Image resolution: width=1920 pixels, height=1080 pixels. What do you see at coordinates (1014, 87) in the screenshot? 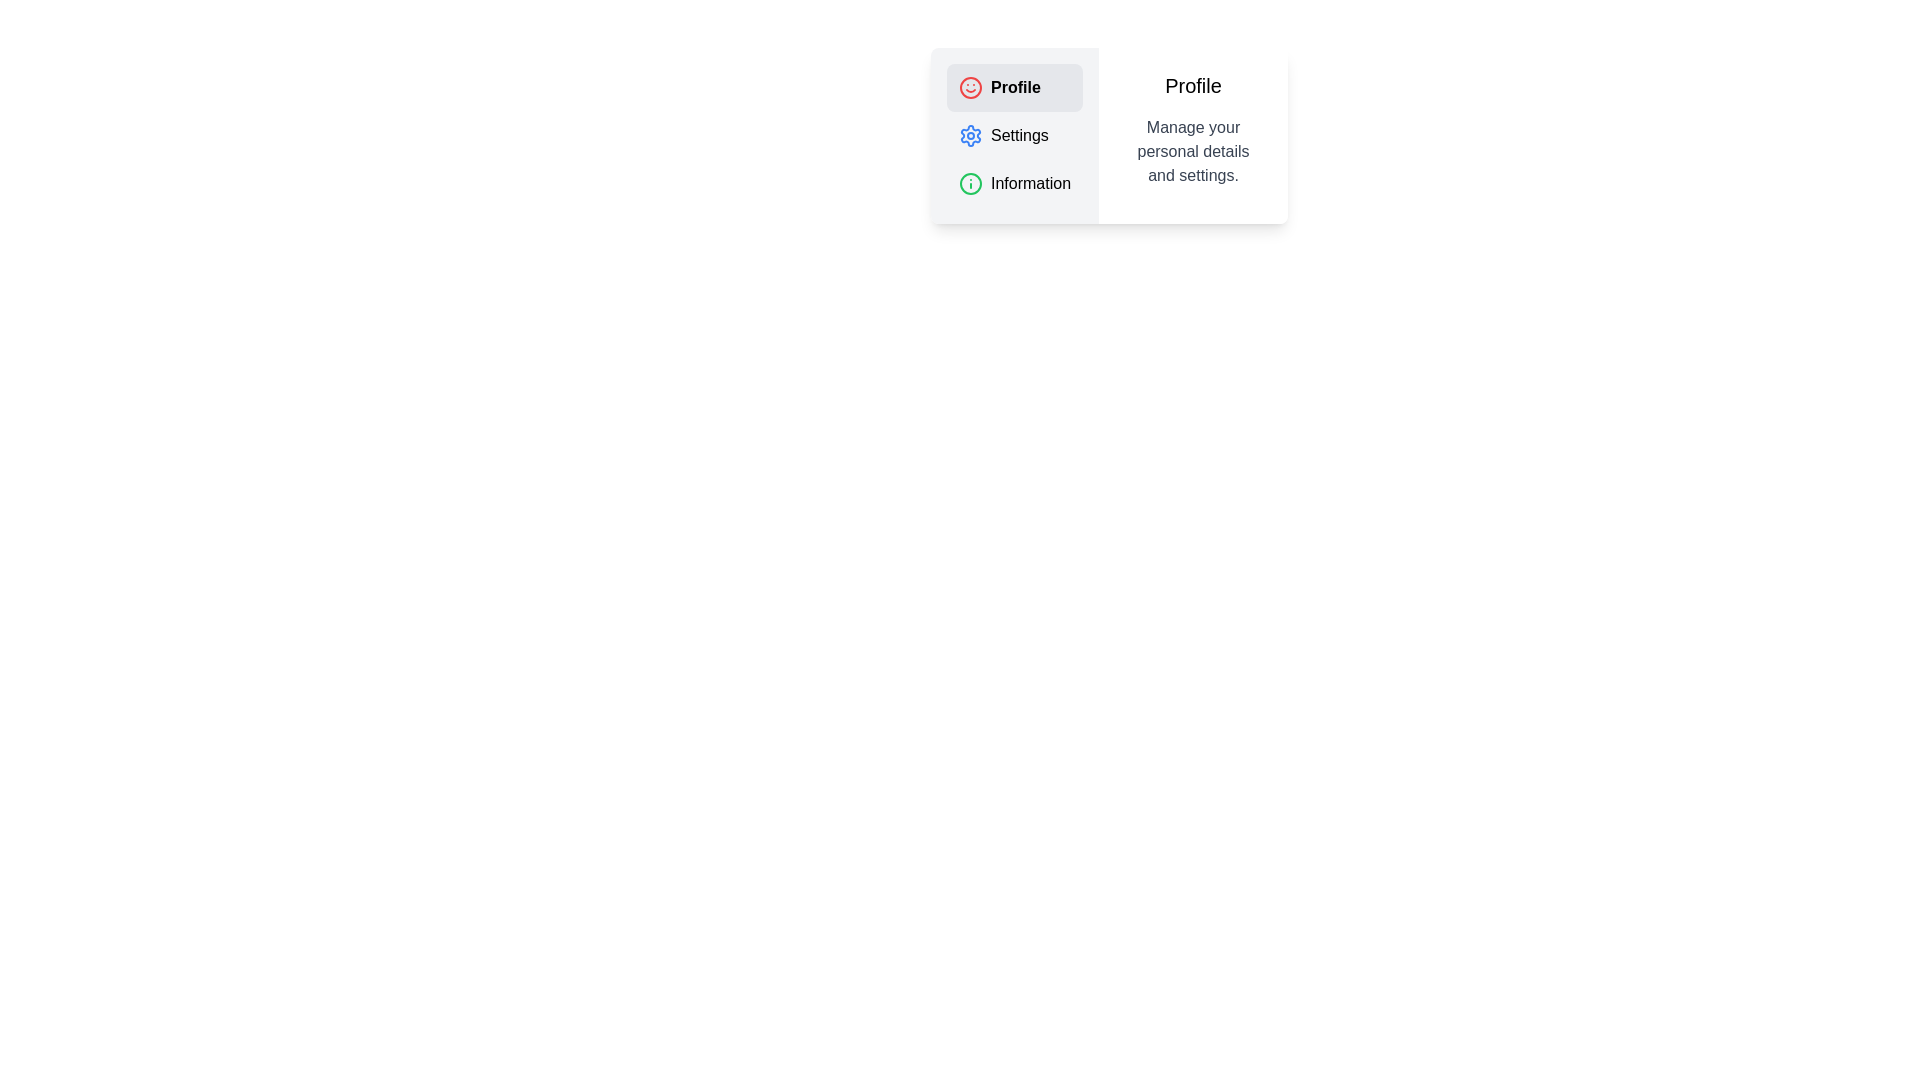
I see `the tab labeled 'Profile' to view its content` at bounding box center [1014, 87].